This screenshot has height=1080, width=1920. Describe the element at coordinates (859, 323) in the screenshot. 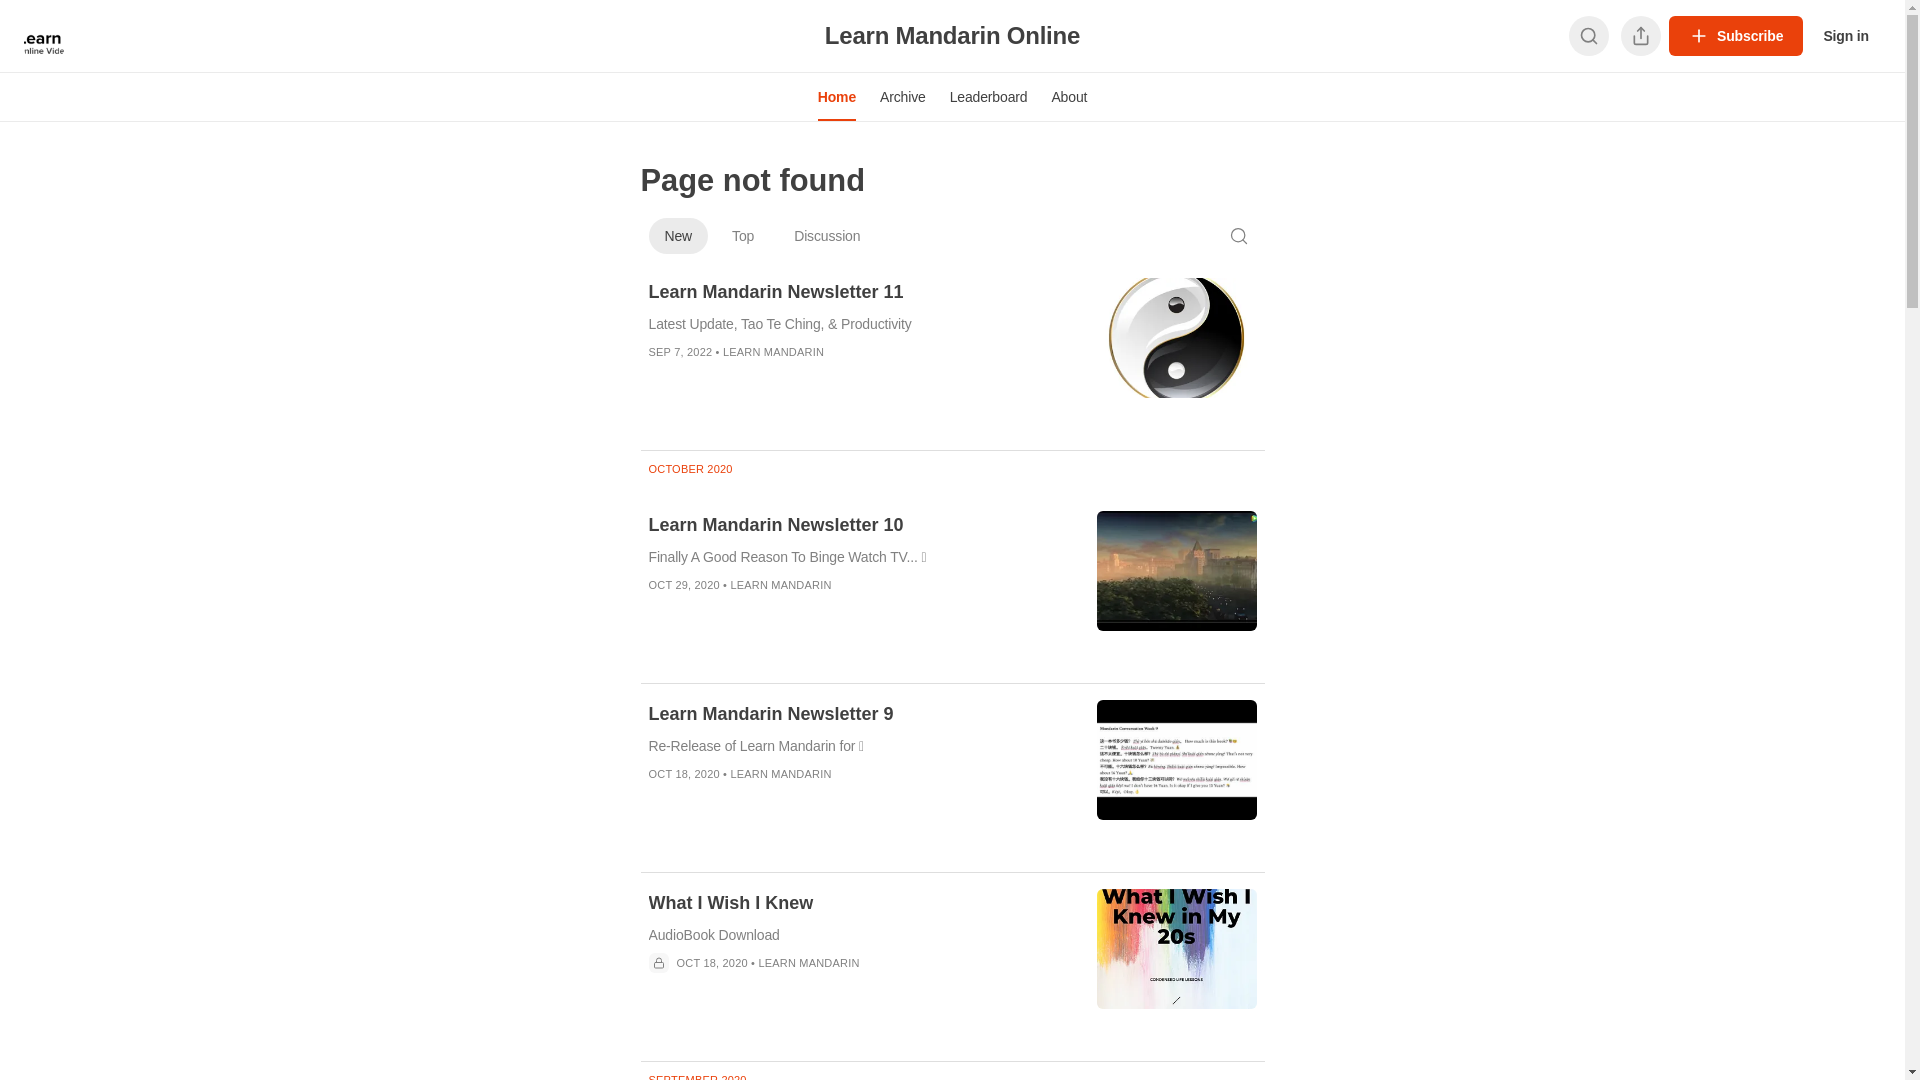

I see `'Latest Update, Tao Te Ching, & Productivity'` at that location.